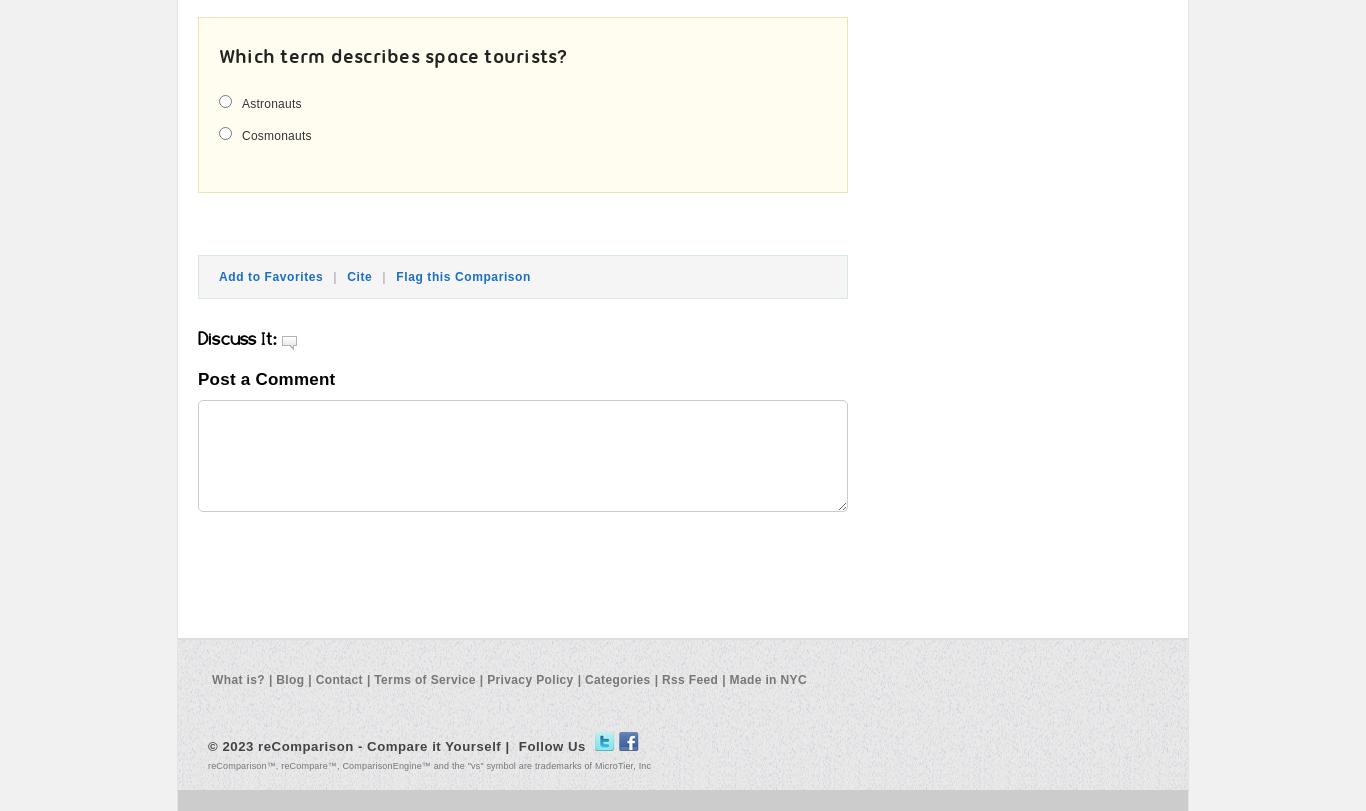 The image size is (1366, 811). I want to click on 'Blog', so click(290, 677).